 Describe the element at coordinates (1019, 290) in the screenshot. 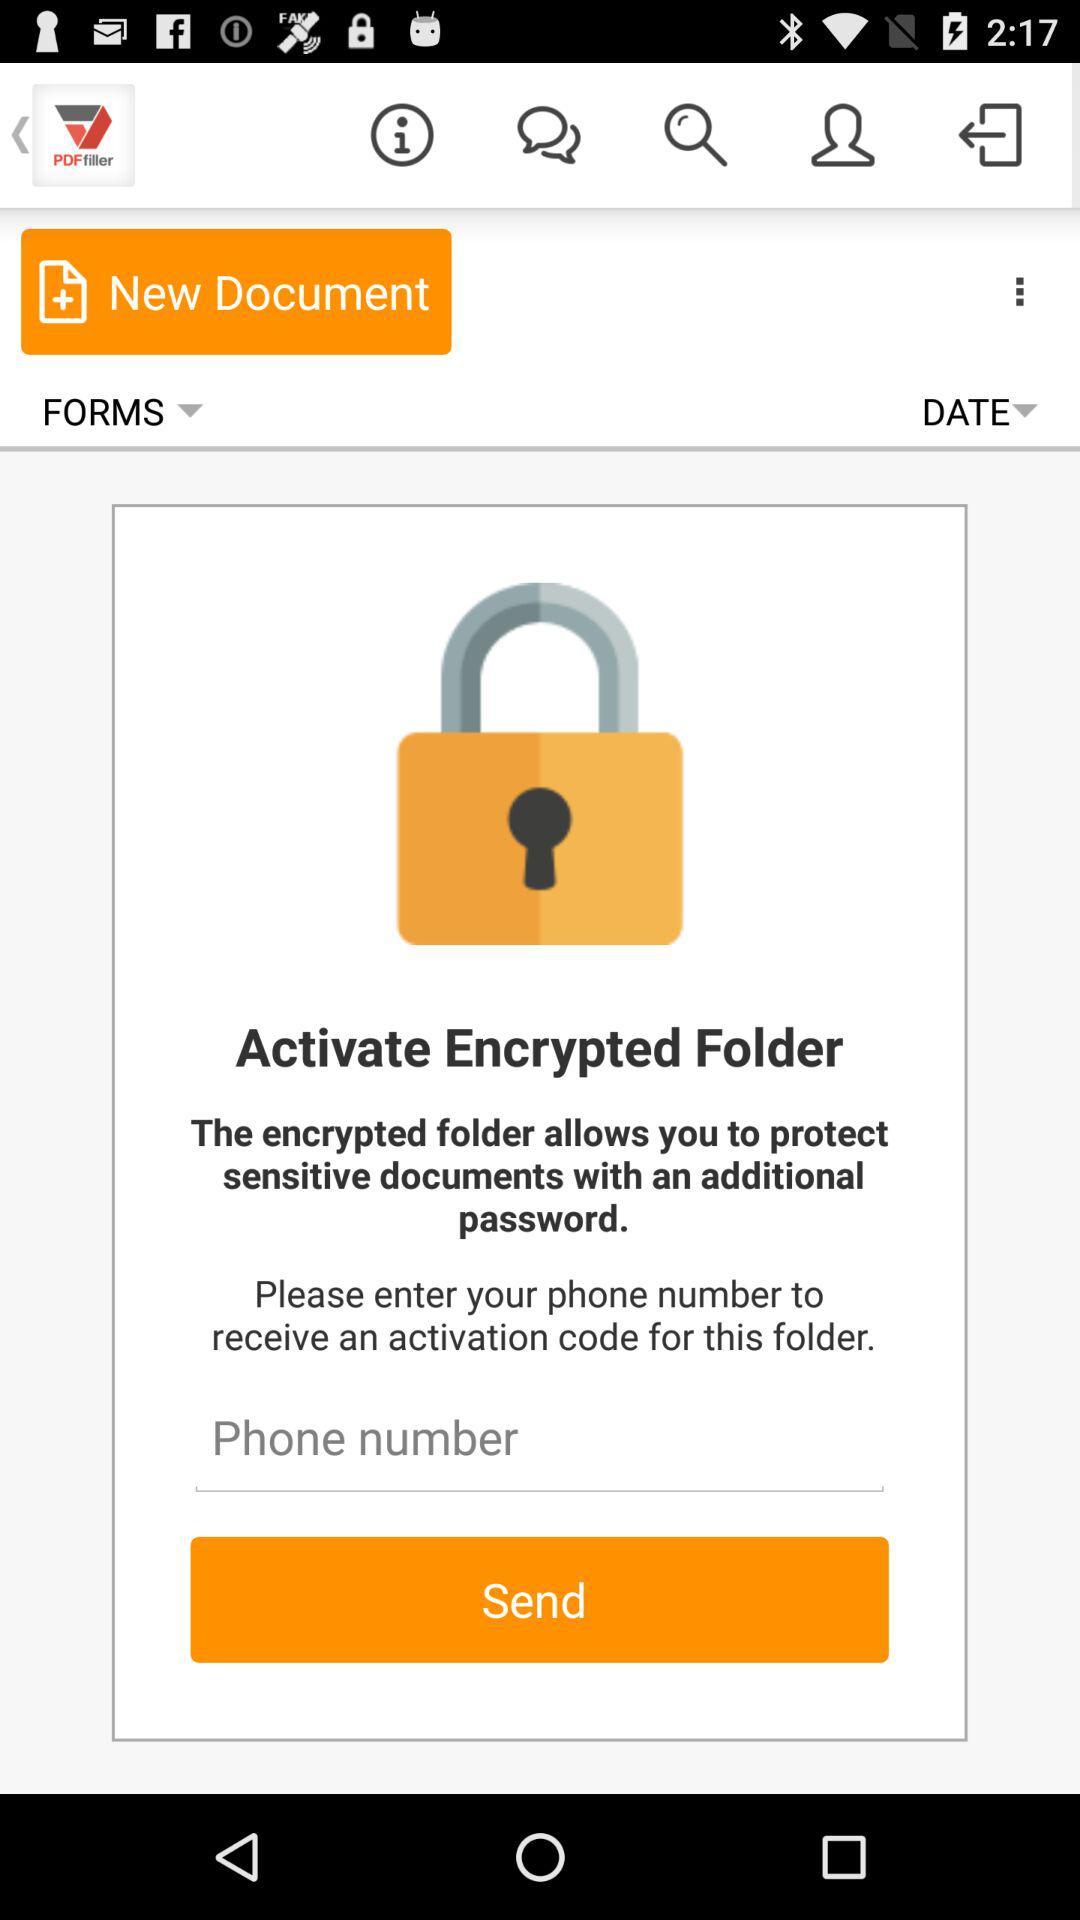

I see `tap button for options` at that location.